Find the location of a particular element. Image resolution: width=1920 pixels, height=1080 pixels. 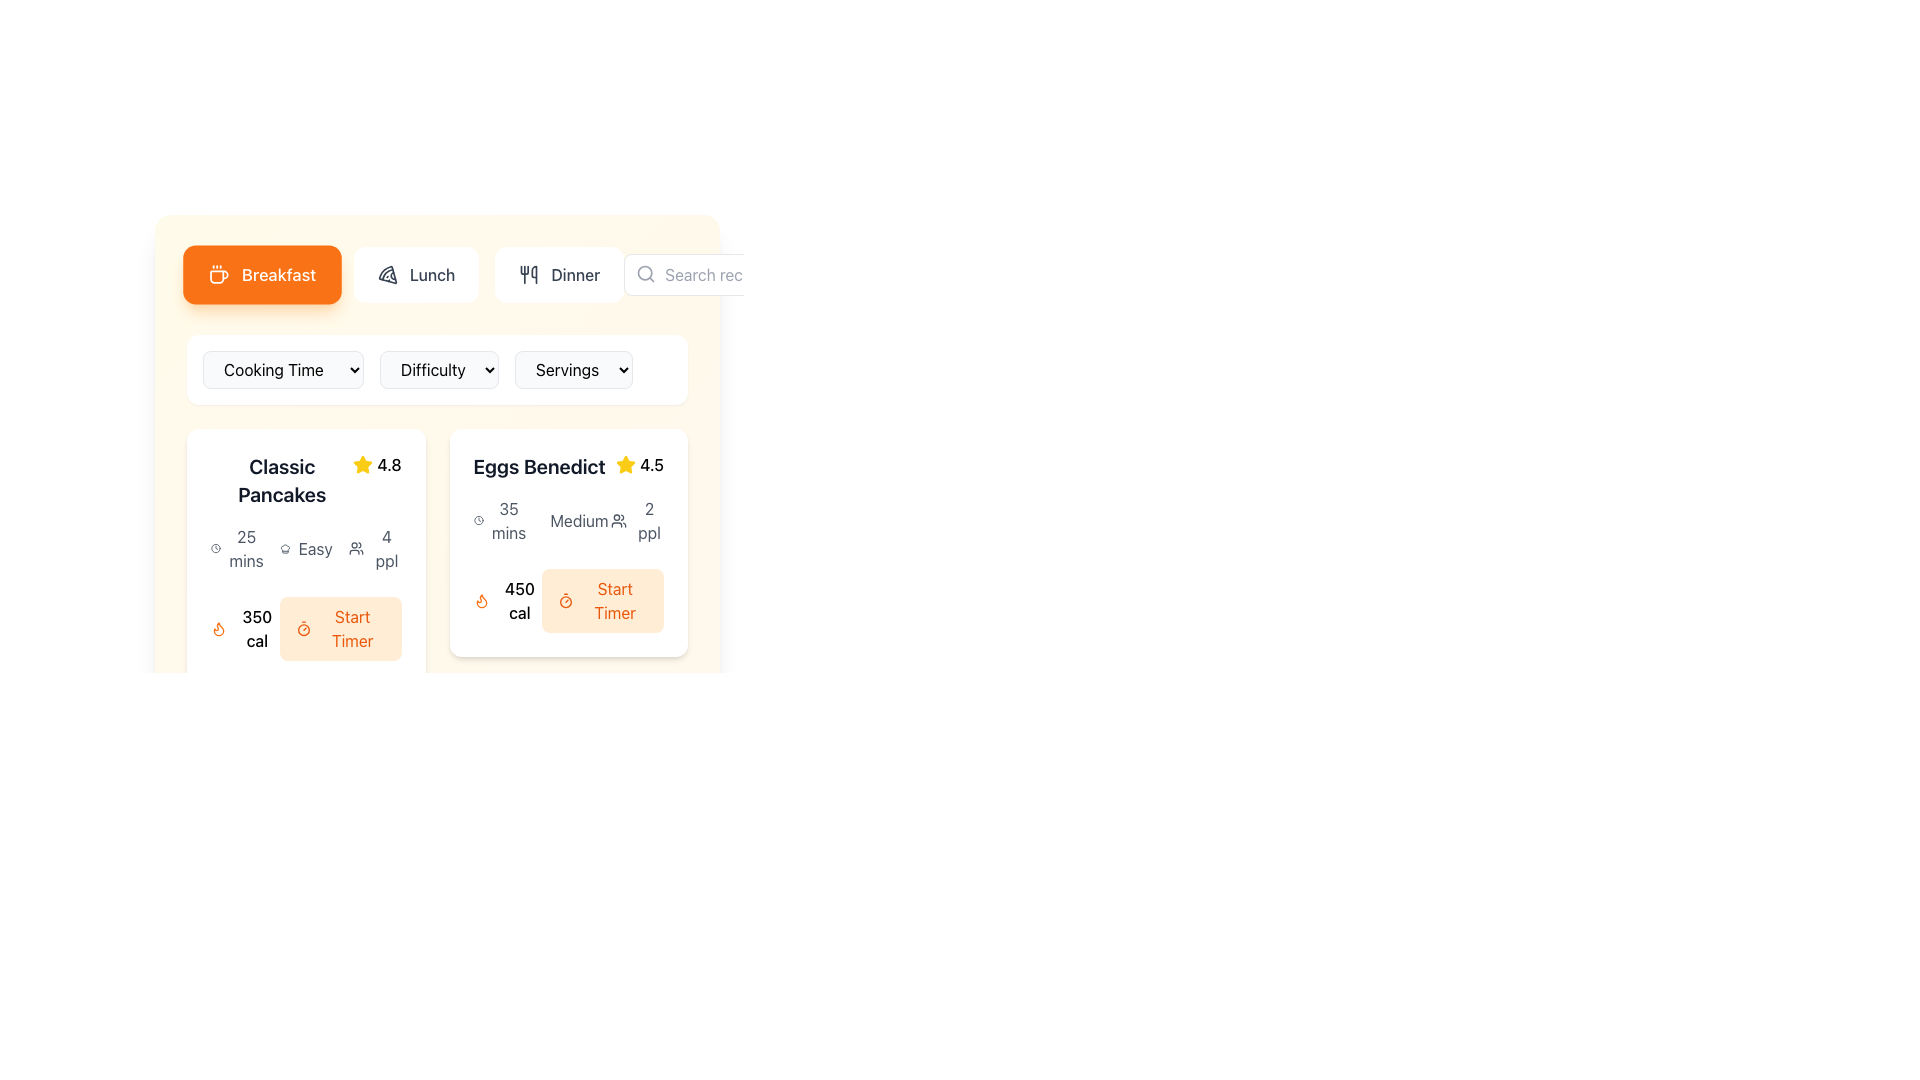

text '4 ppl' displayed alongside the user icon in the bottom section of the recipe card for 'Classic Pancakes' is located at coordinates (374, 548).